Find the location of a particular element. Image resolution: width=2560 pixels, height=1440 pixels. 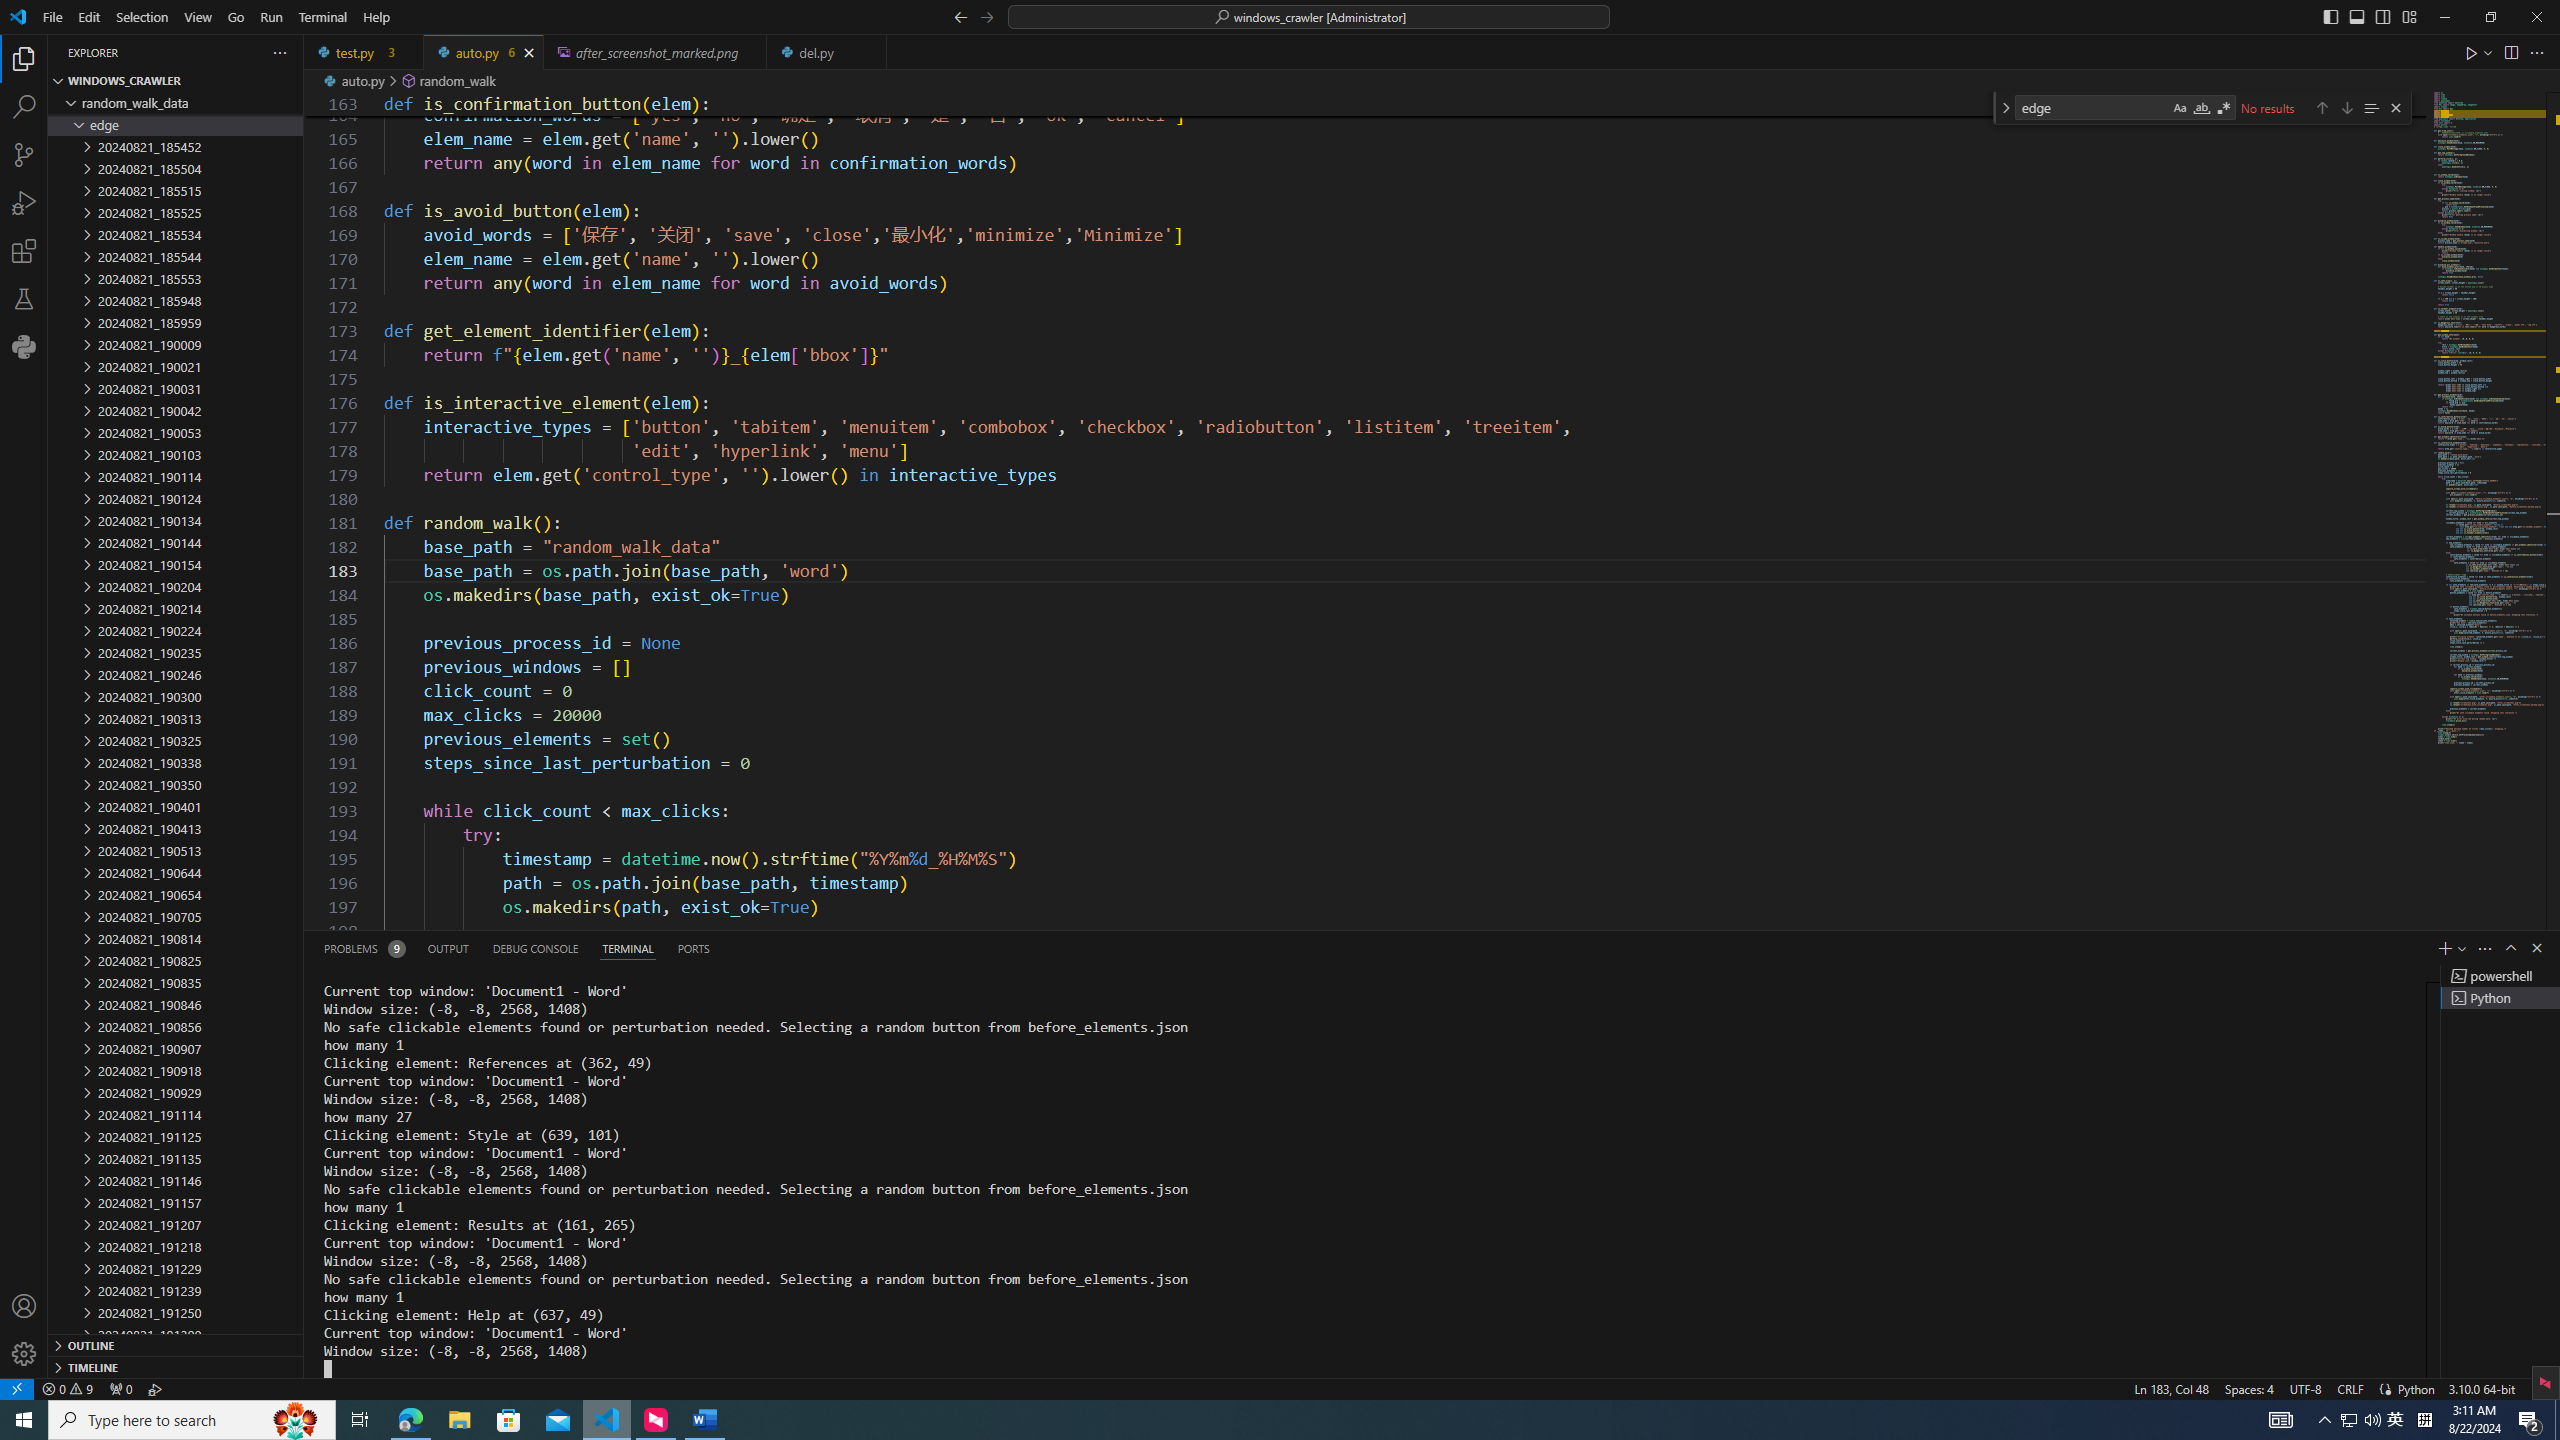

'Ln 183, Col 48' is located at coordinates (2172, 1387).